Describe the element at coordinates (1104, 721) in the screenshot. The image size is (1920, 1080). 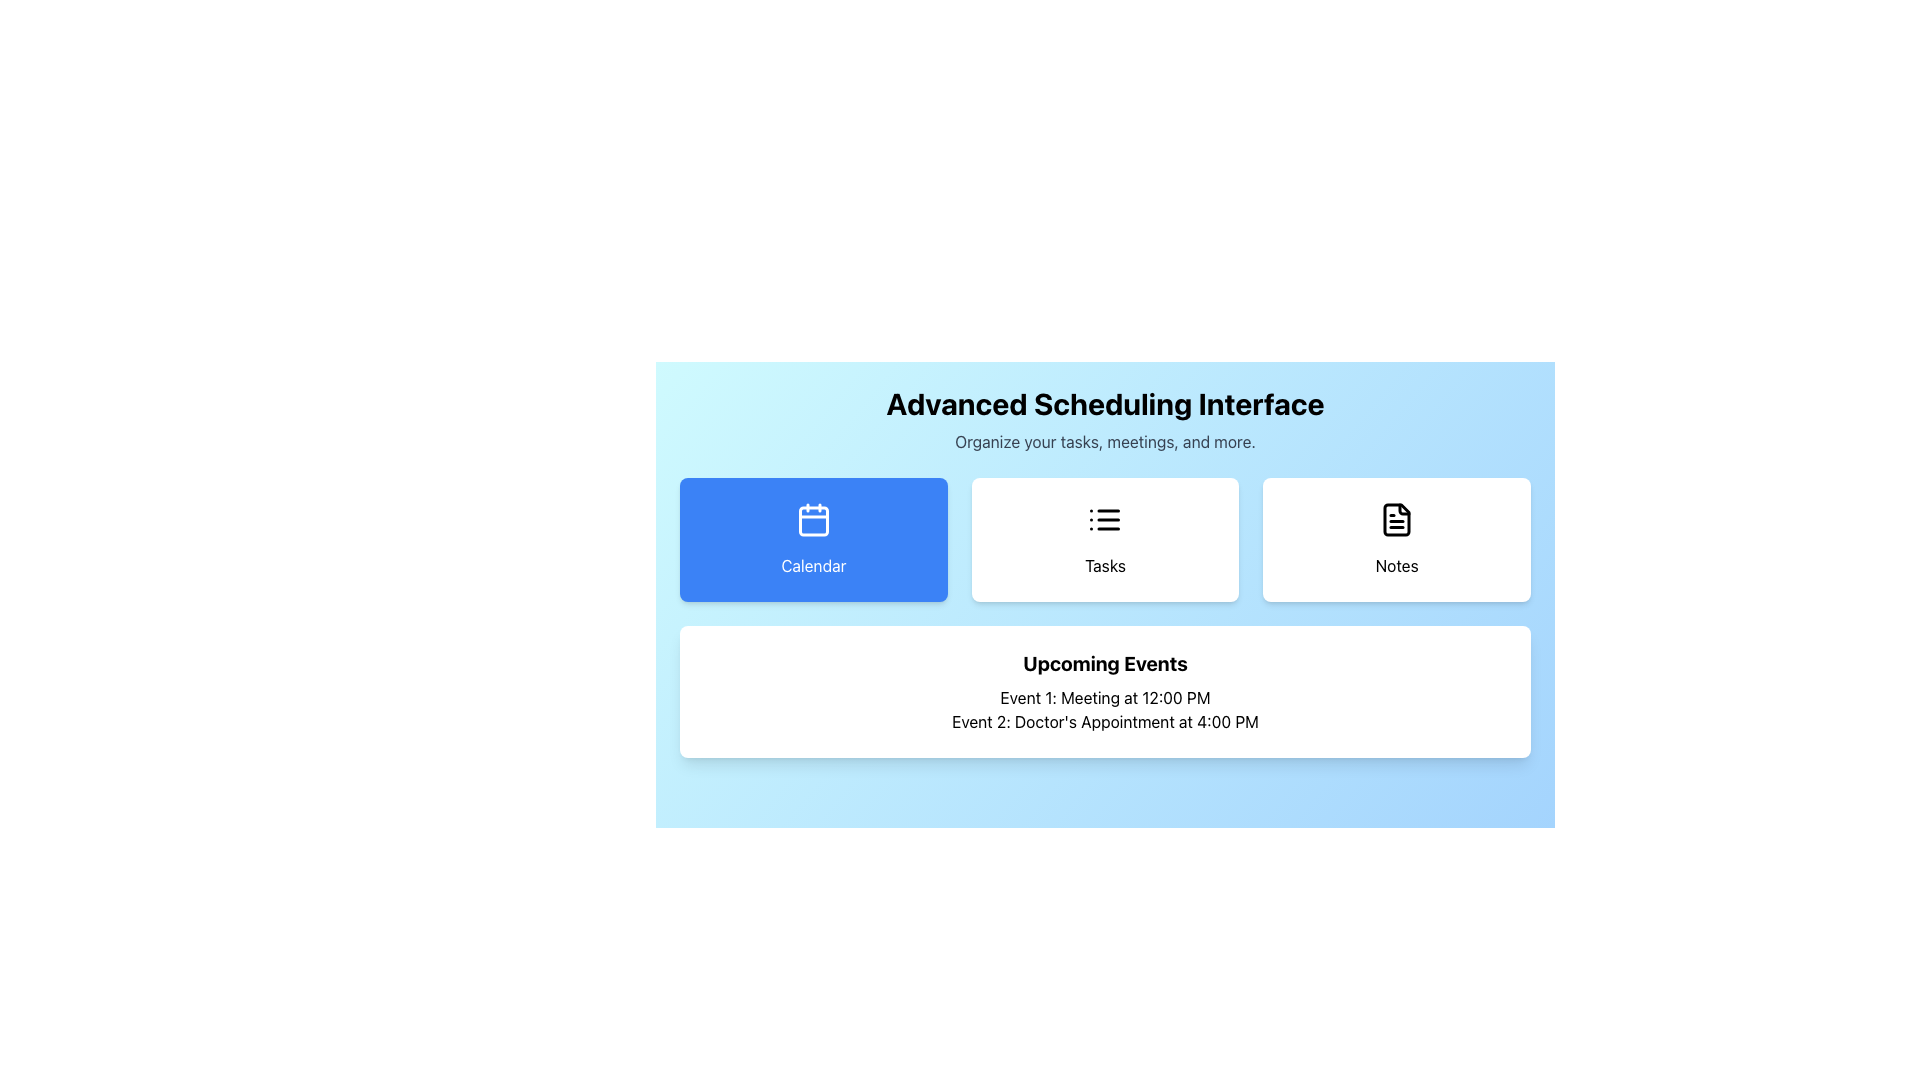
I see `the static text label displaying the Doctor's Appointment at 4:00 PM, which is located in the Upcoming Events section` at that location.